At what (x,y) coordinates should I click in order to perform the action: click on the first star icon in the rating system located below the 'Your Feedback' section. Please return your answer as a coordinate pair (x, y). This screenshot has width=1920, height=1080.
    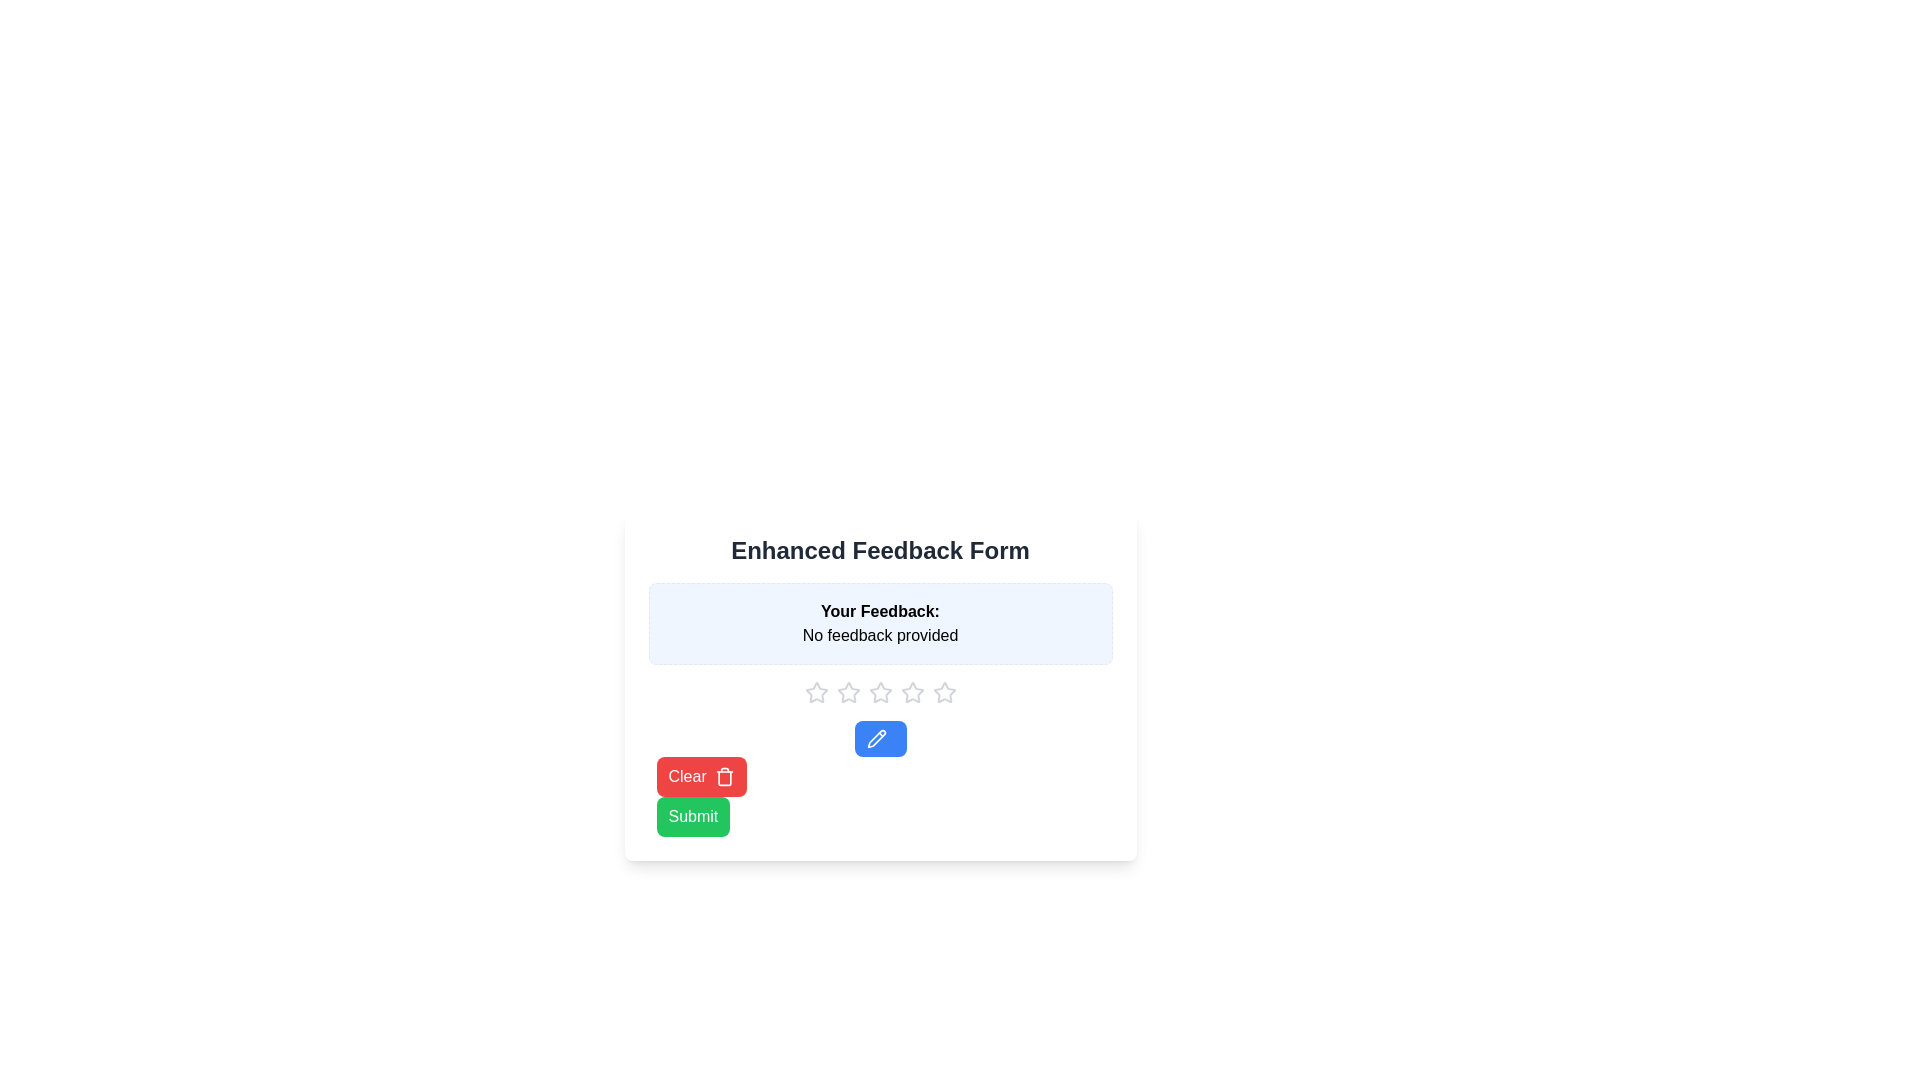
    Looking at the image, I should click on (848, 691).